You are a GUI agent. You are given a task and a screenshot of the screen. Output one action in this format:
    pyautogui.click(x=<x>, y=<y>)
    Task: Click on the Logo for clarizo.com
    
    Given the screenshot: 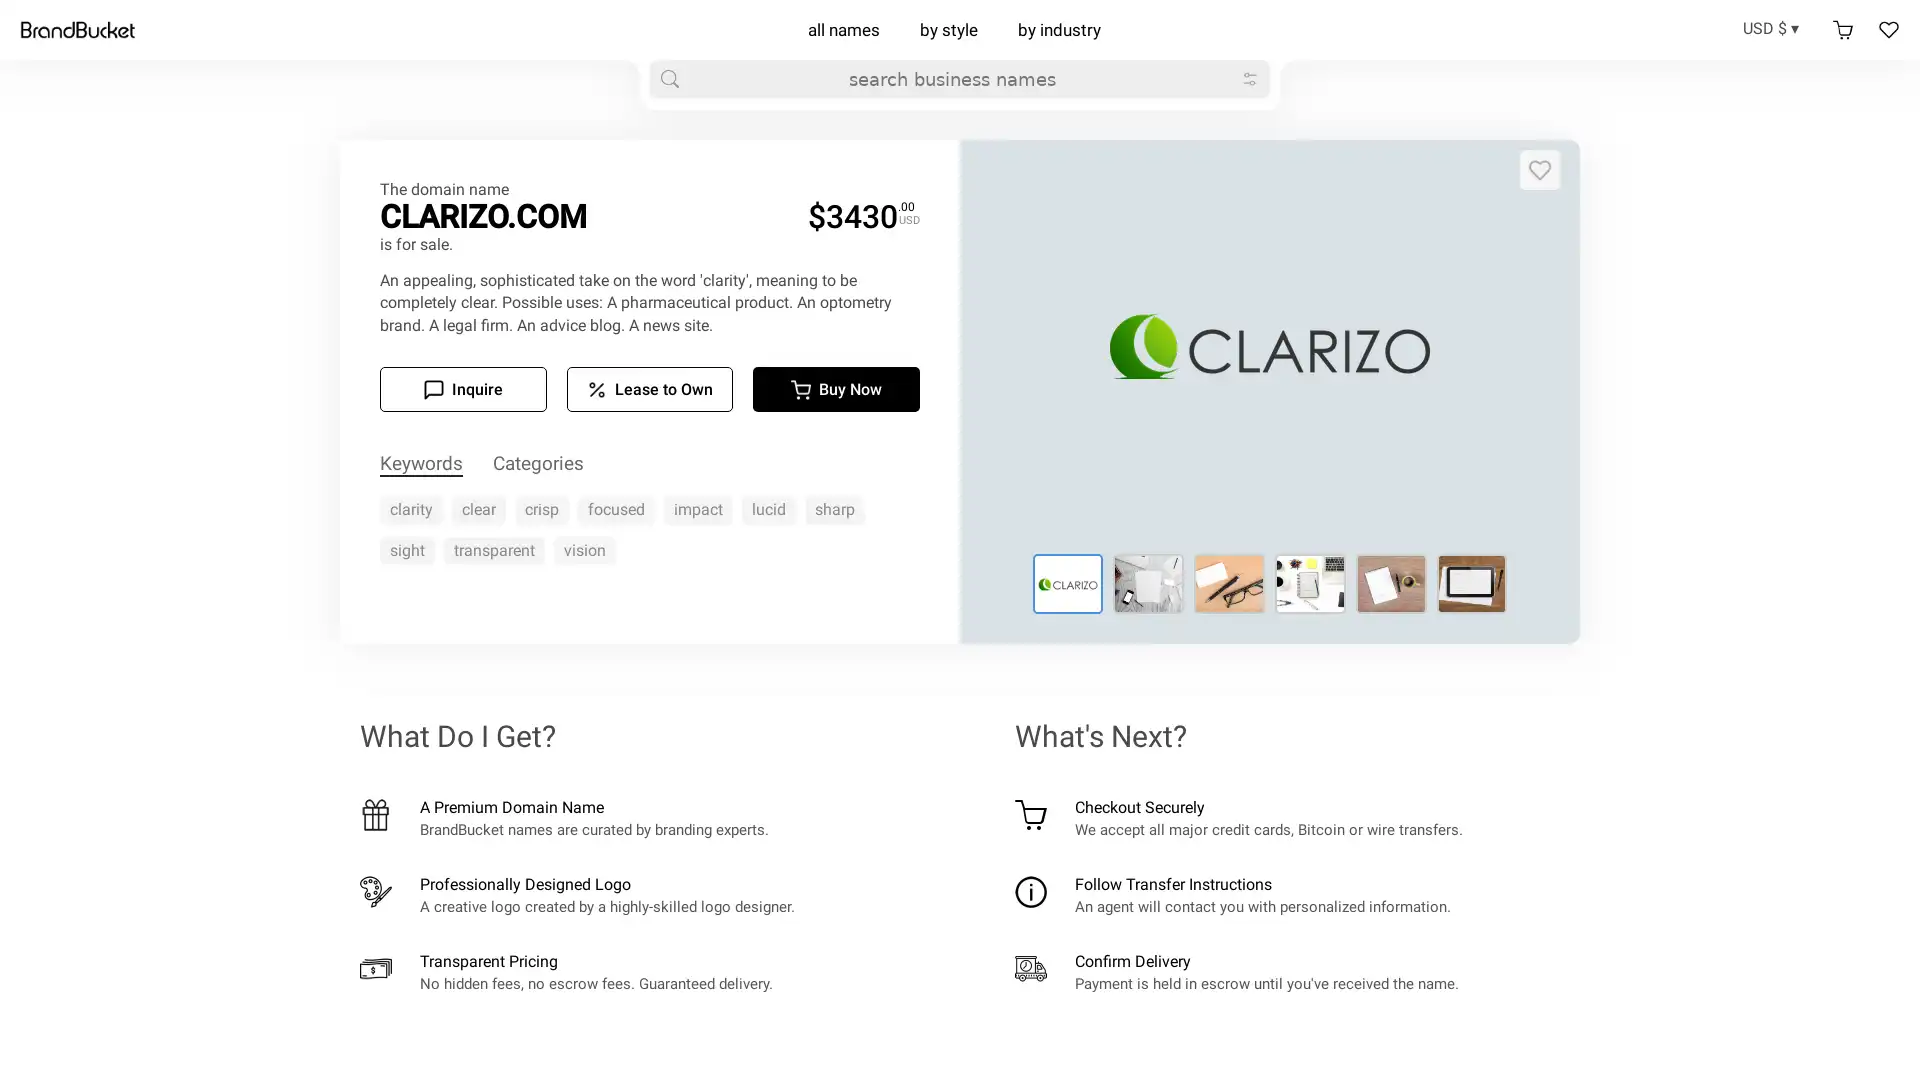 What is the action you would take?
    pyautogui.click(x=1310, y=583)
    